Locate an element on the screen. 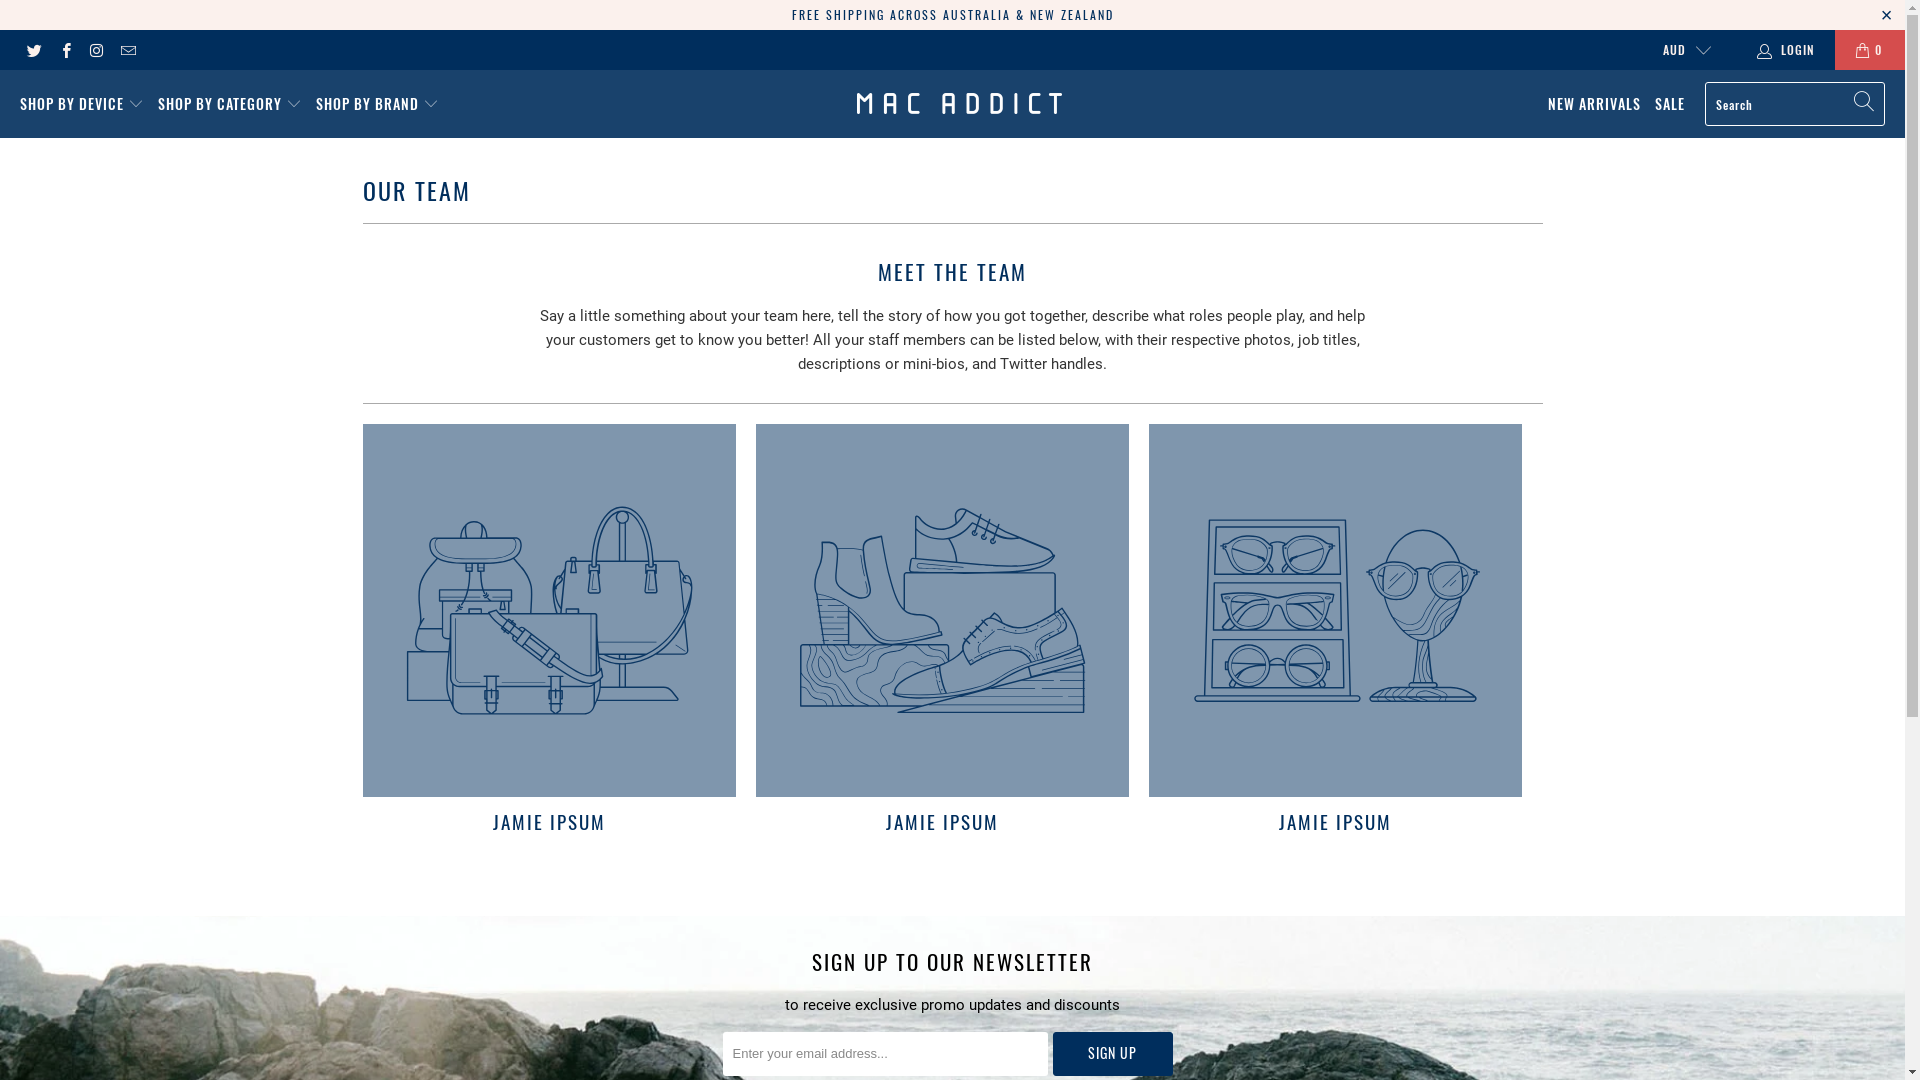 This screenshot has height=1080, width=1920. 'Sign Up' is located at coordinates (1111, 1052).